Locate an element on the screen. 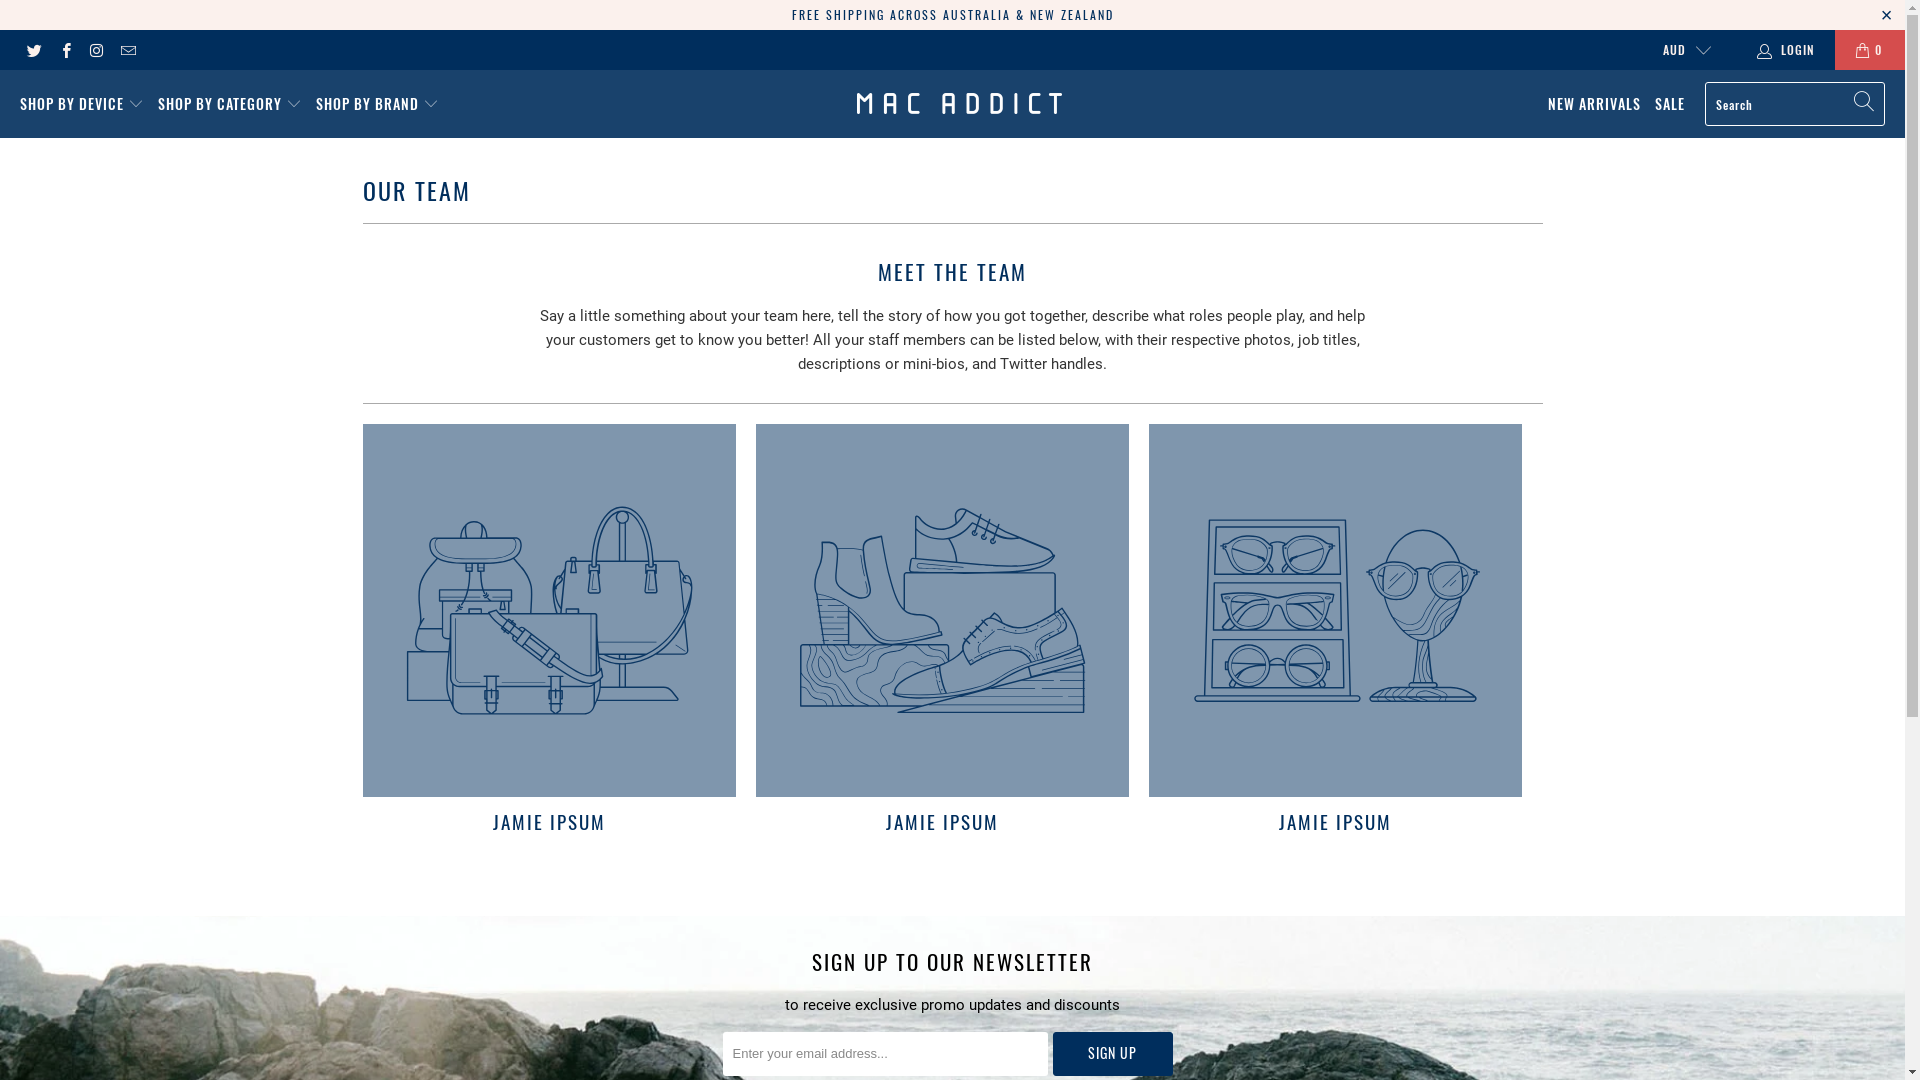 This screenshot has height=1080, width=1920. 'Sign Up' is located at coordinates (1111, 1052).